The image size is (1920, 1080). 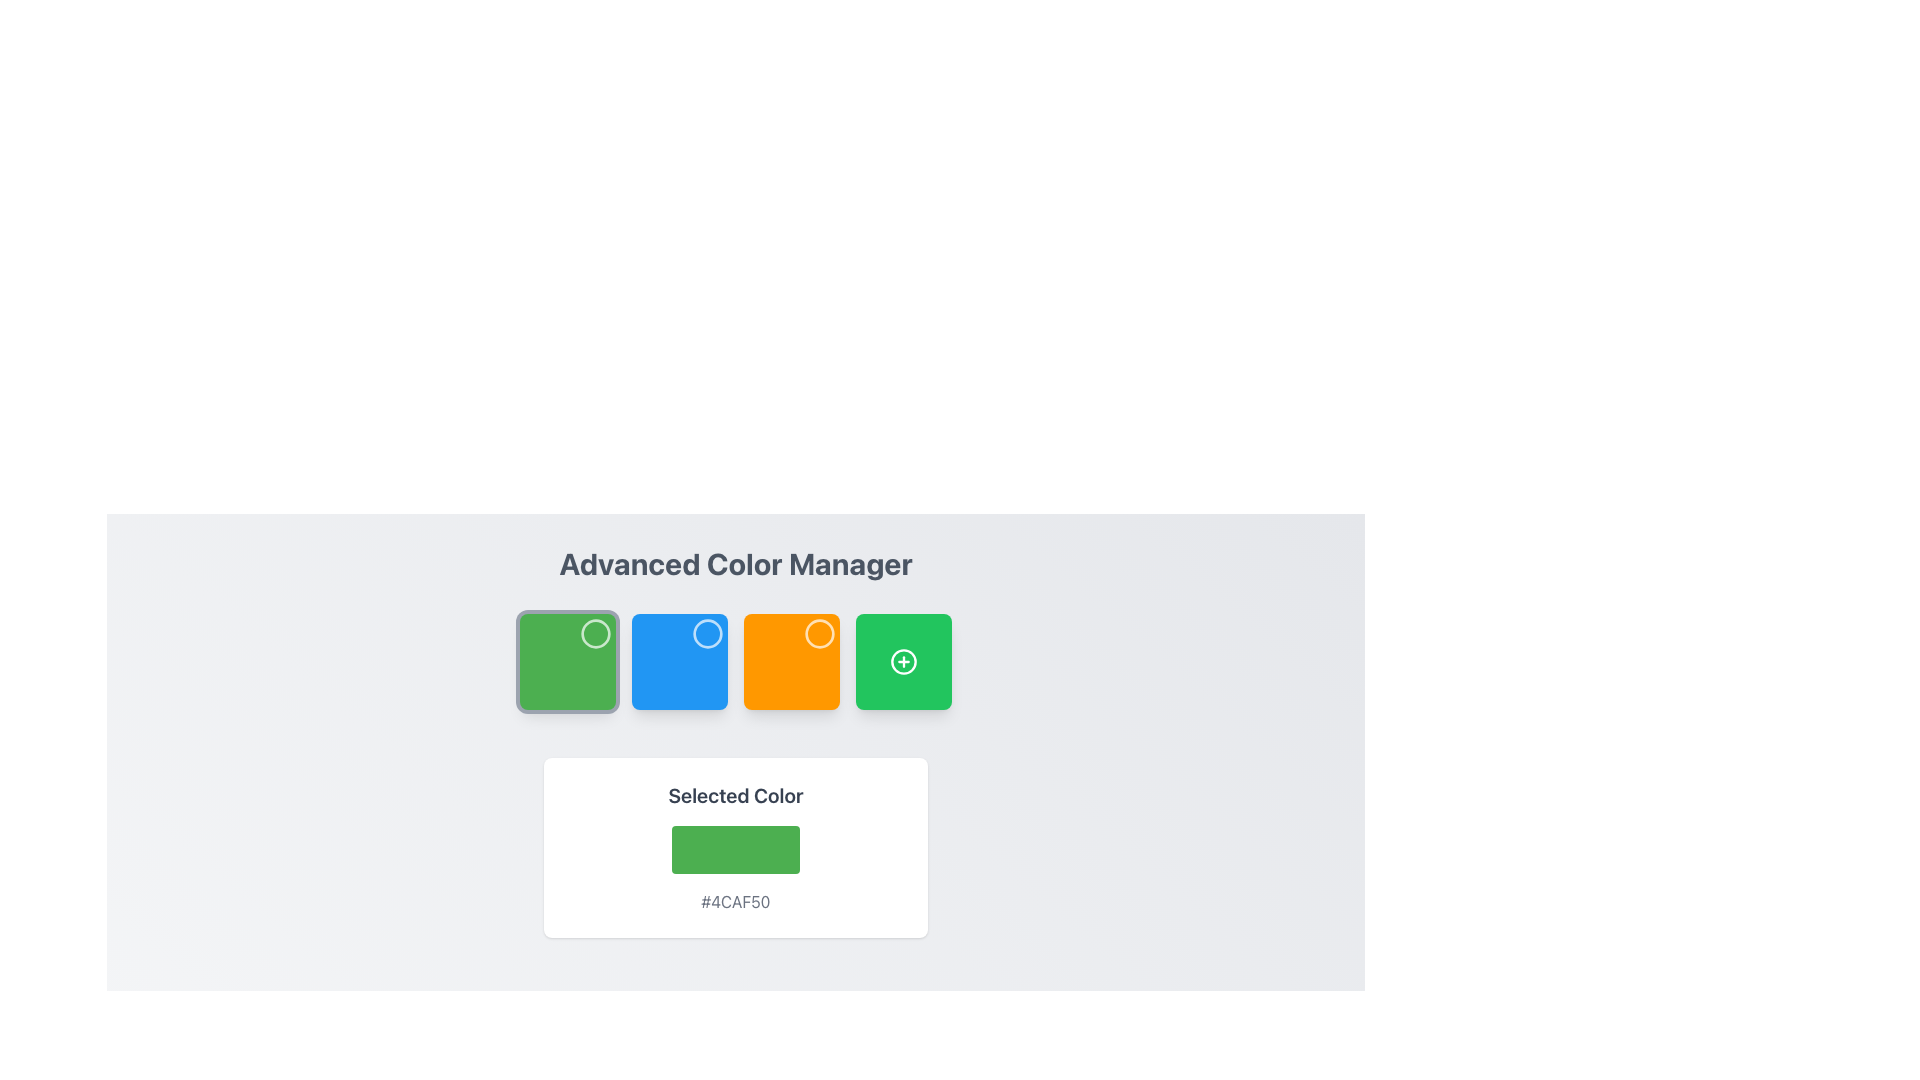 I want to click on the small circular icon with a thin outline located at the top-right corner of the blue square in the second square from the left in the row below 'Advanced Color Manager', so click(x=708, y=633).